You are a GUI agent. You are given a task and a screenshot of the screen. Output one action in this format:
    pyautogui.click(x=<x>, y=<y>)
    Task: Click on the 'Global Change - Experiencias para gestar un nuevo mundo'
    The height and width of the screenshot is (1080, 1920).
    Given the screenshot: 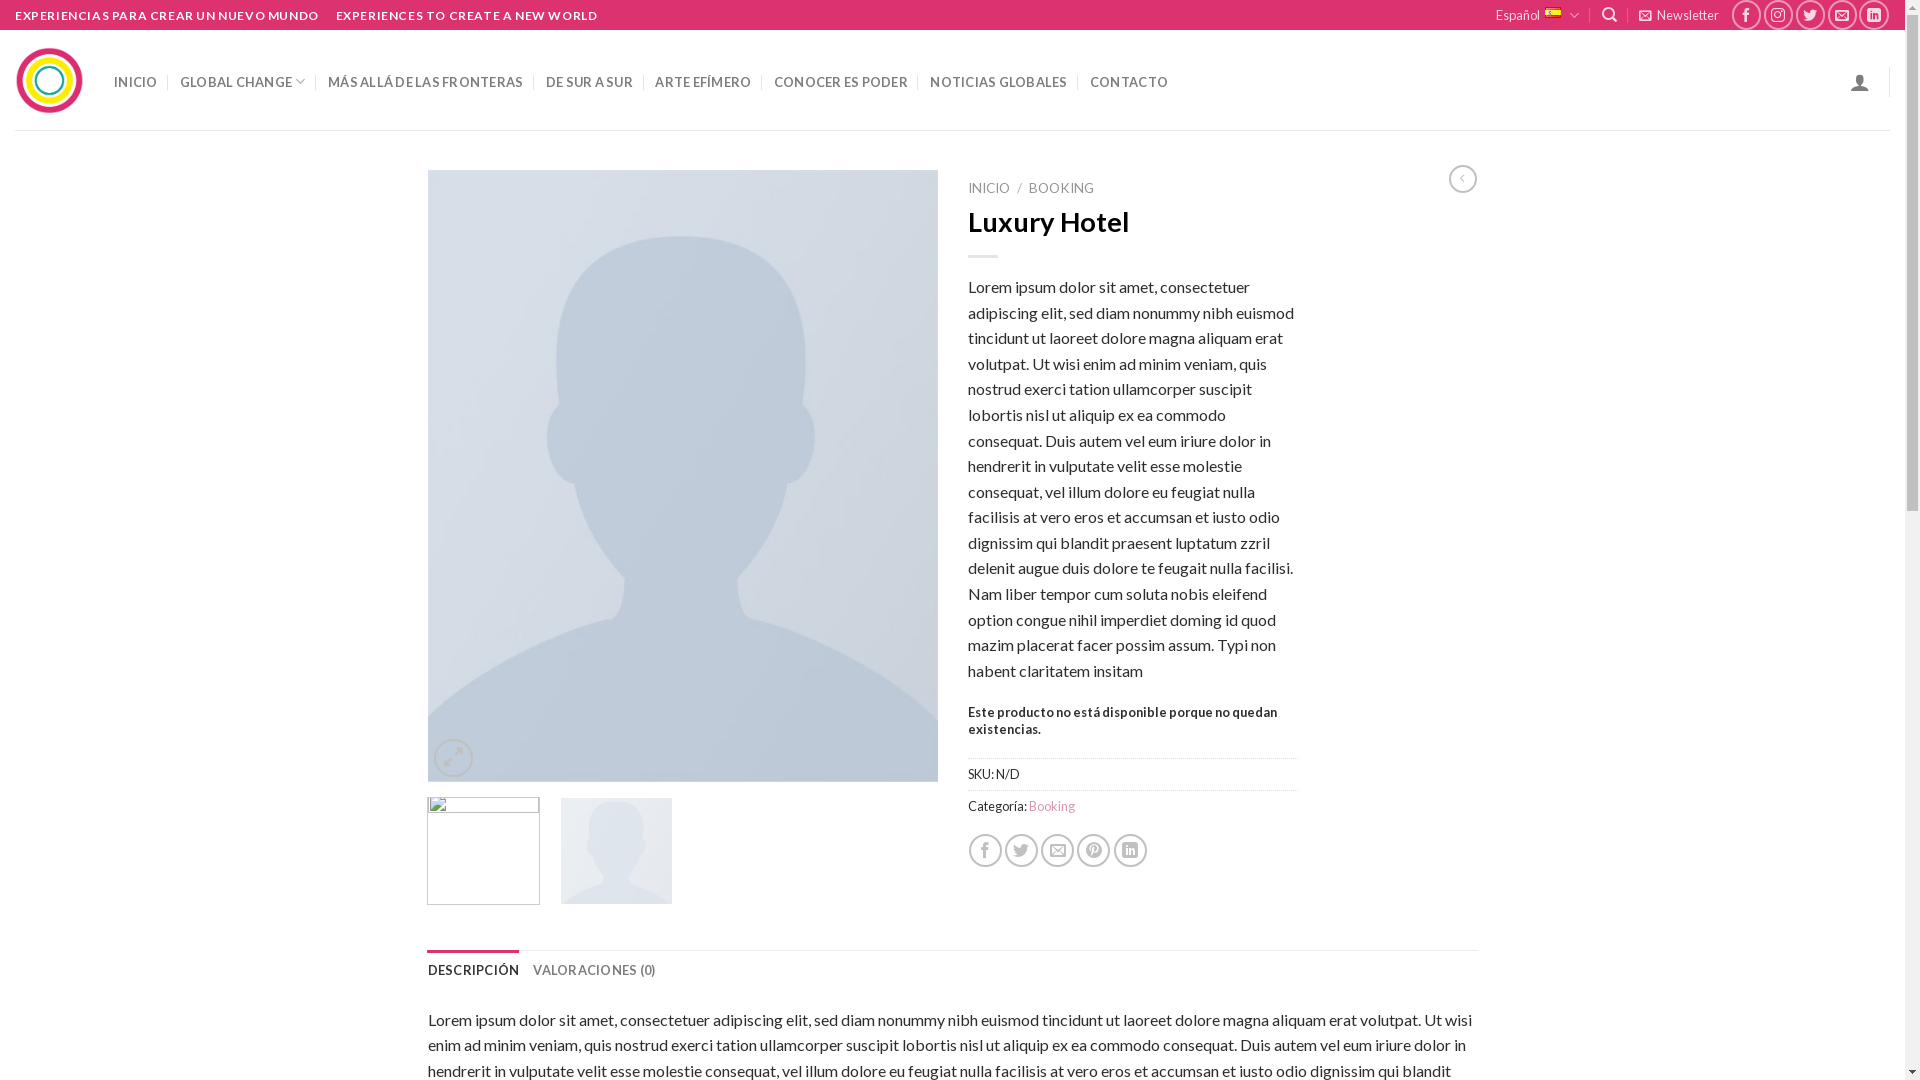 What is the action you would take?
    pyautogui.click(x=49, y=80)
    